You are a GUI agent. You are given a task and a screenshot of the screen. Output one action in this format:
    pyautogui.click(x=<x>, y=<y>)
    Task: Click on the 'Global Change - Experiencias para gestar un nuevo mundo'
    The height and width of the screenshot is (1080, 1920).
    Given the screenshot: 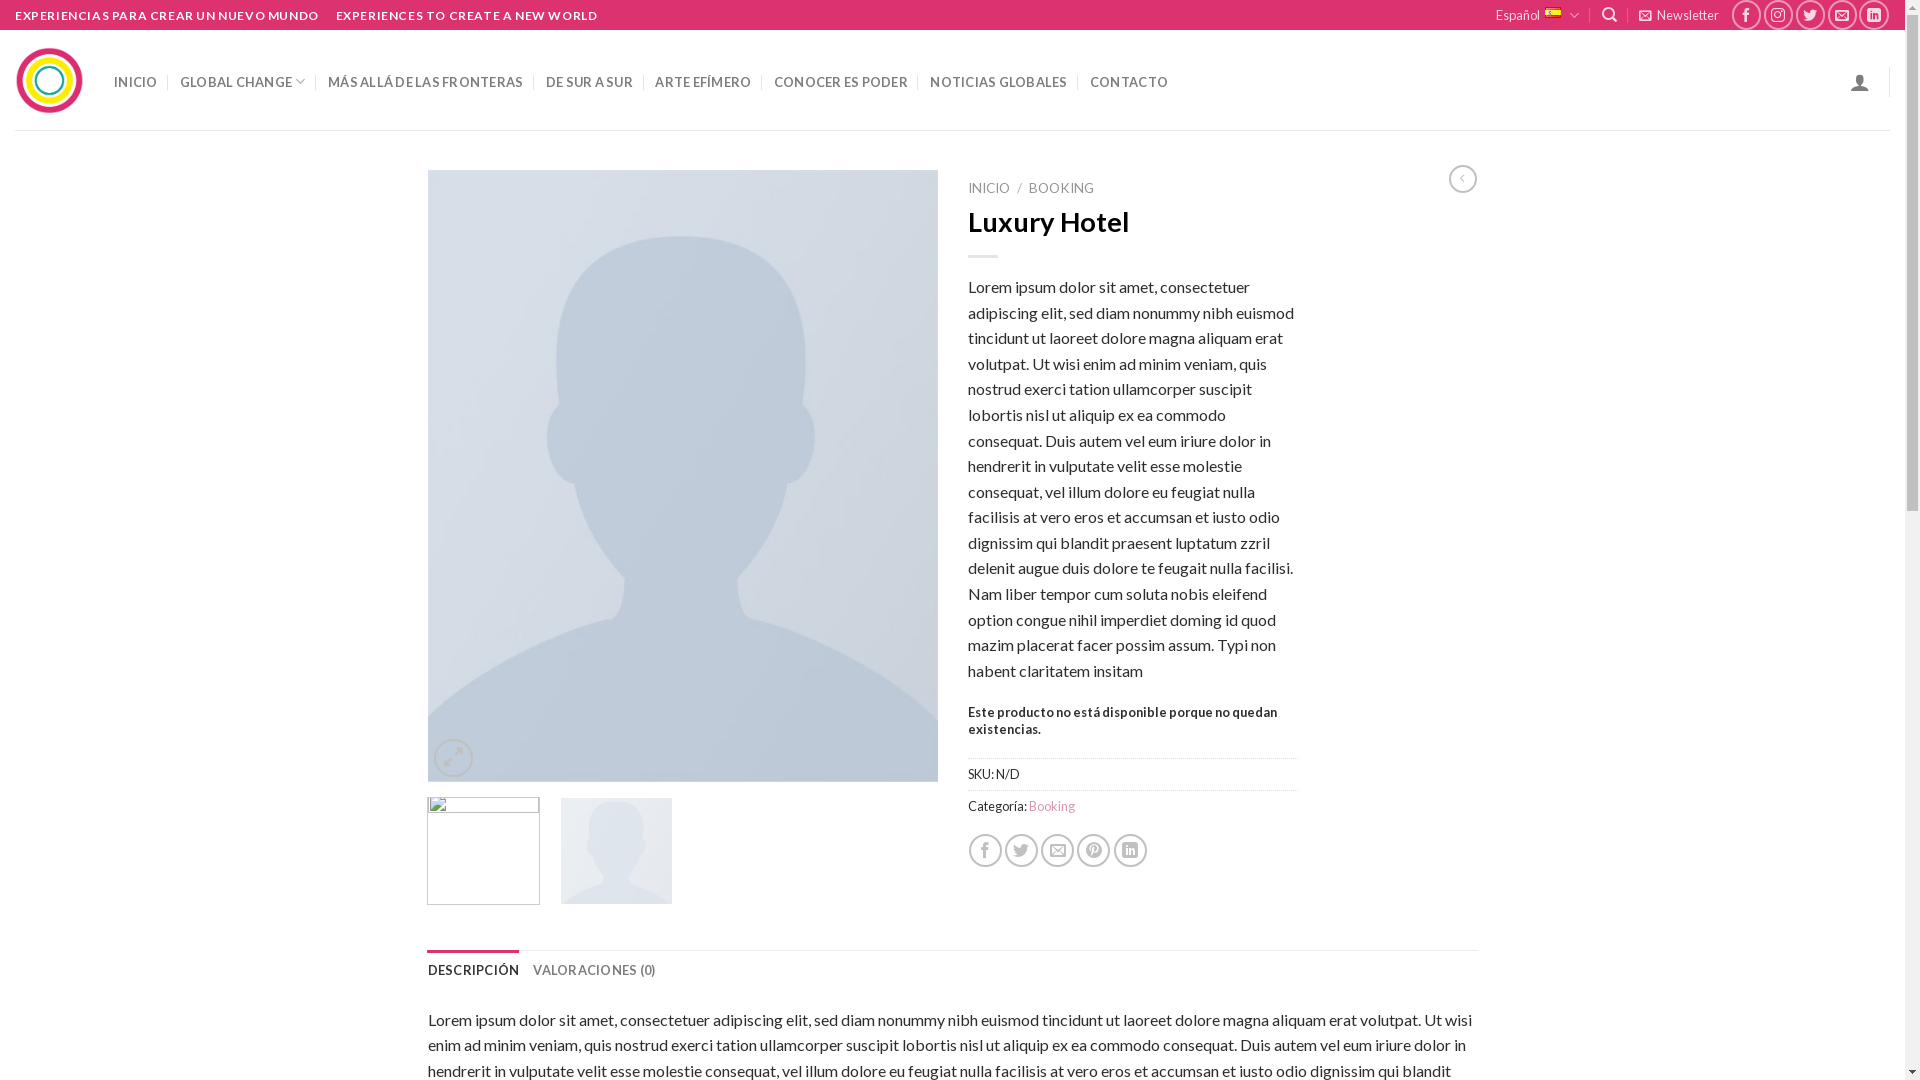 What is the action you would take?
    pyautogui.click(x=49, y=80)
    